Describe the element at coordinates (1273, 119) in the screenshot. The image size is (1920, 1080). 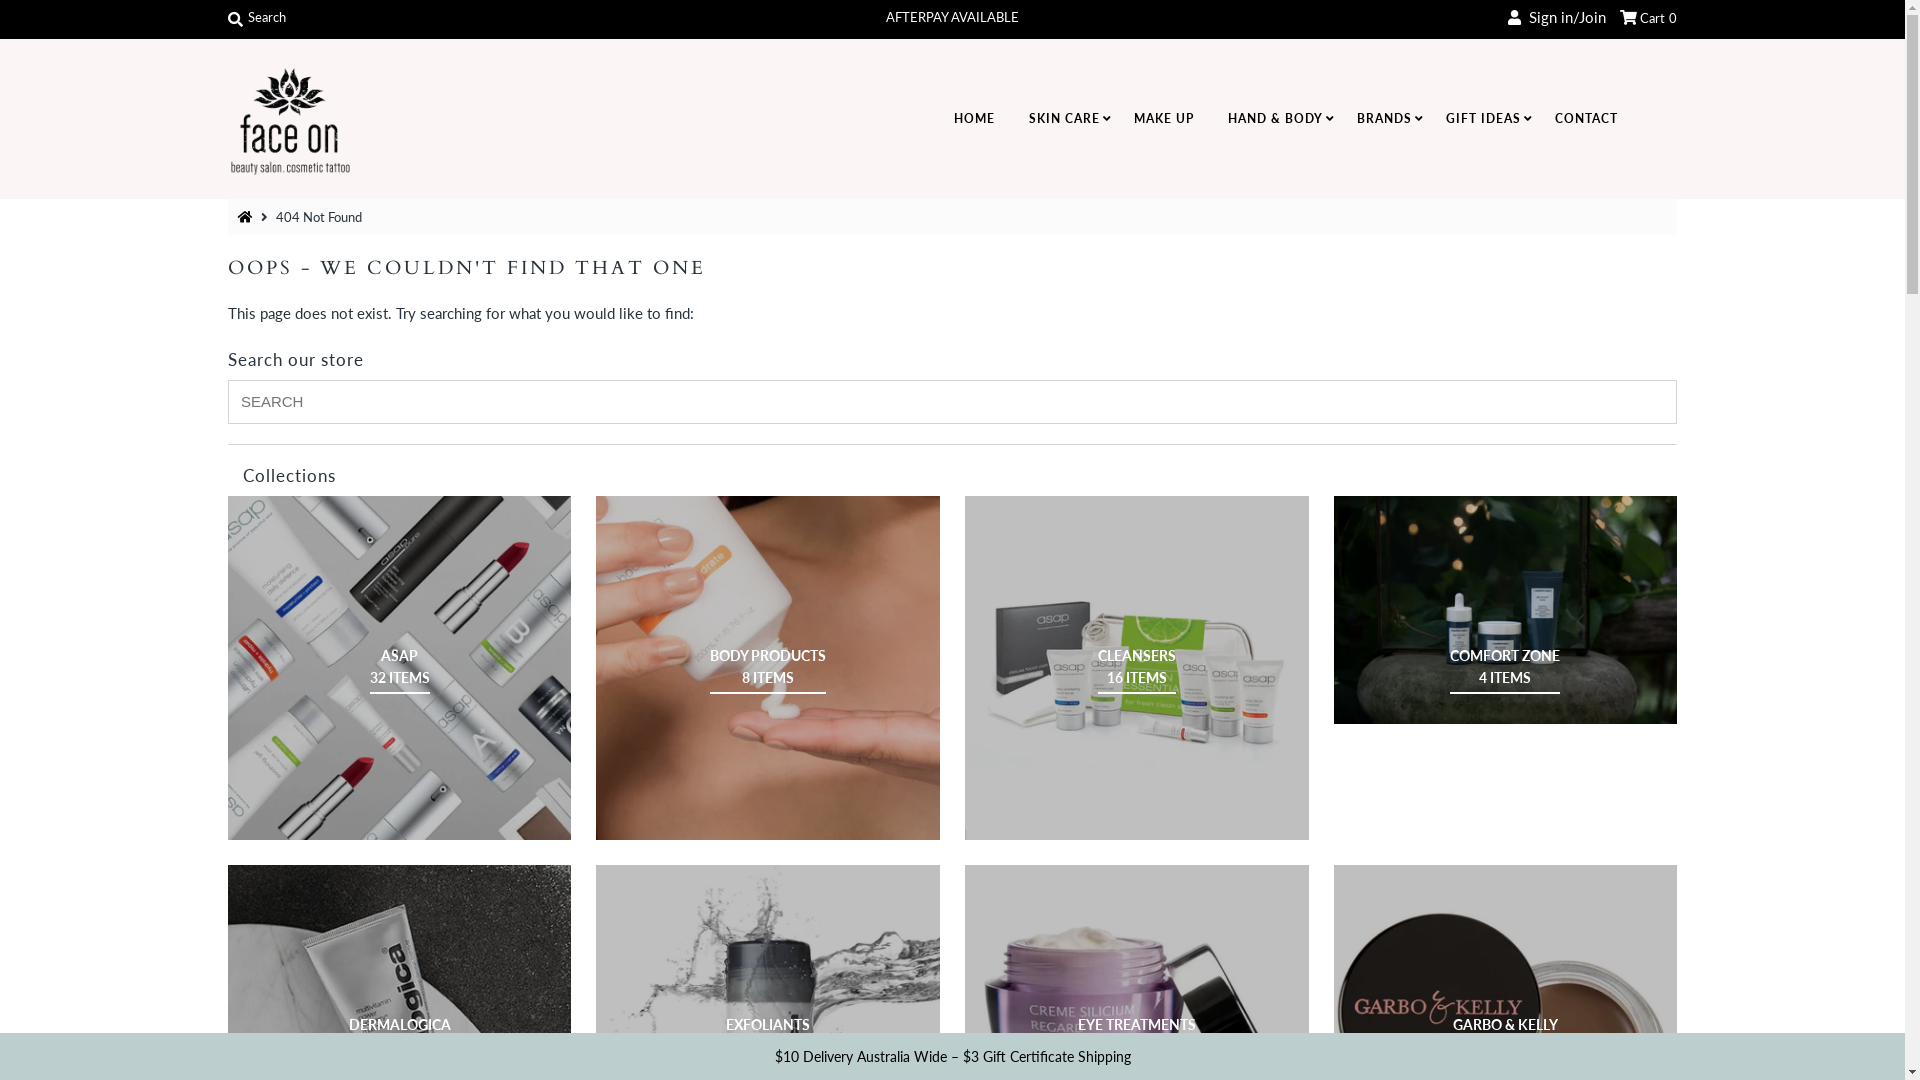
I see `'HAND & BODY'` at that location.